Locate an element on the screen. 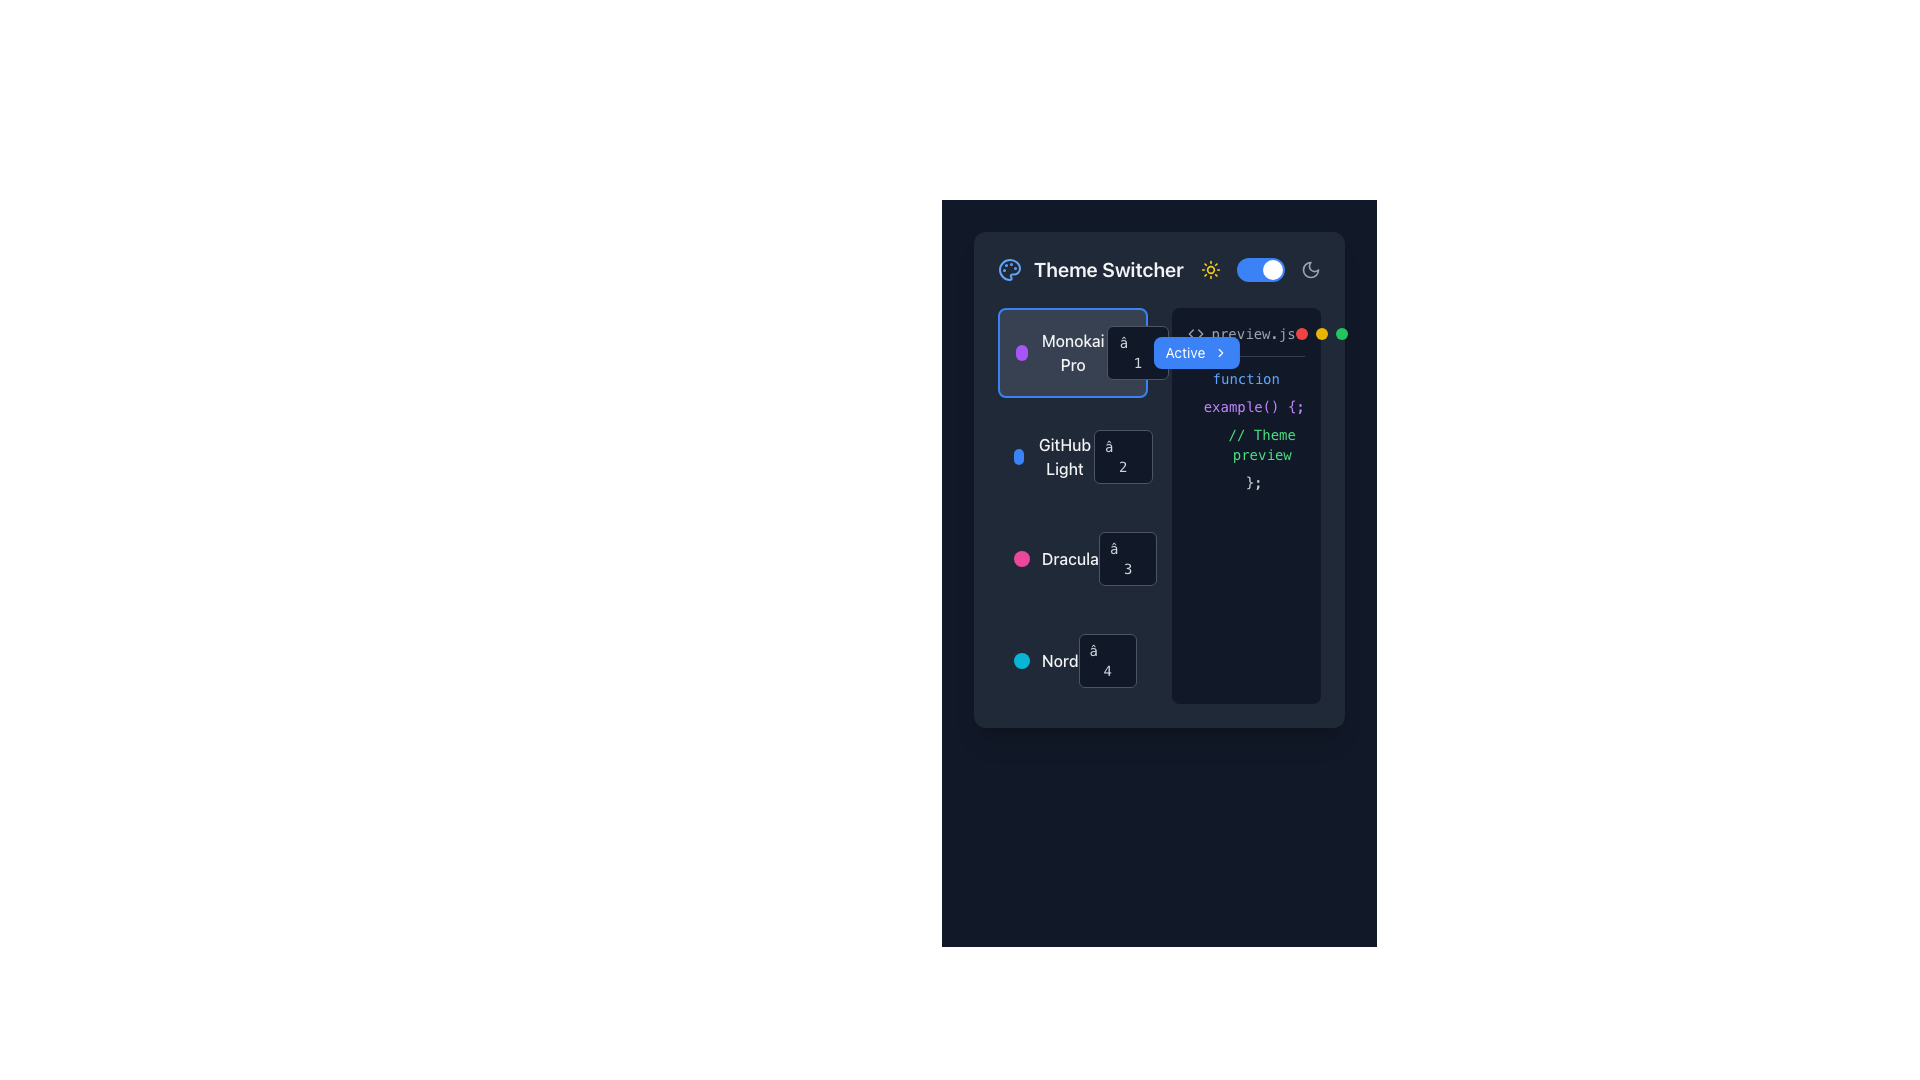  the 'Dracula' theme option button in the Theme Switcher component to change its background color is located at coordinates (1071, 559).